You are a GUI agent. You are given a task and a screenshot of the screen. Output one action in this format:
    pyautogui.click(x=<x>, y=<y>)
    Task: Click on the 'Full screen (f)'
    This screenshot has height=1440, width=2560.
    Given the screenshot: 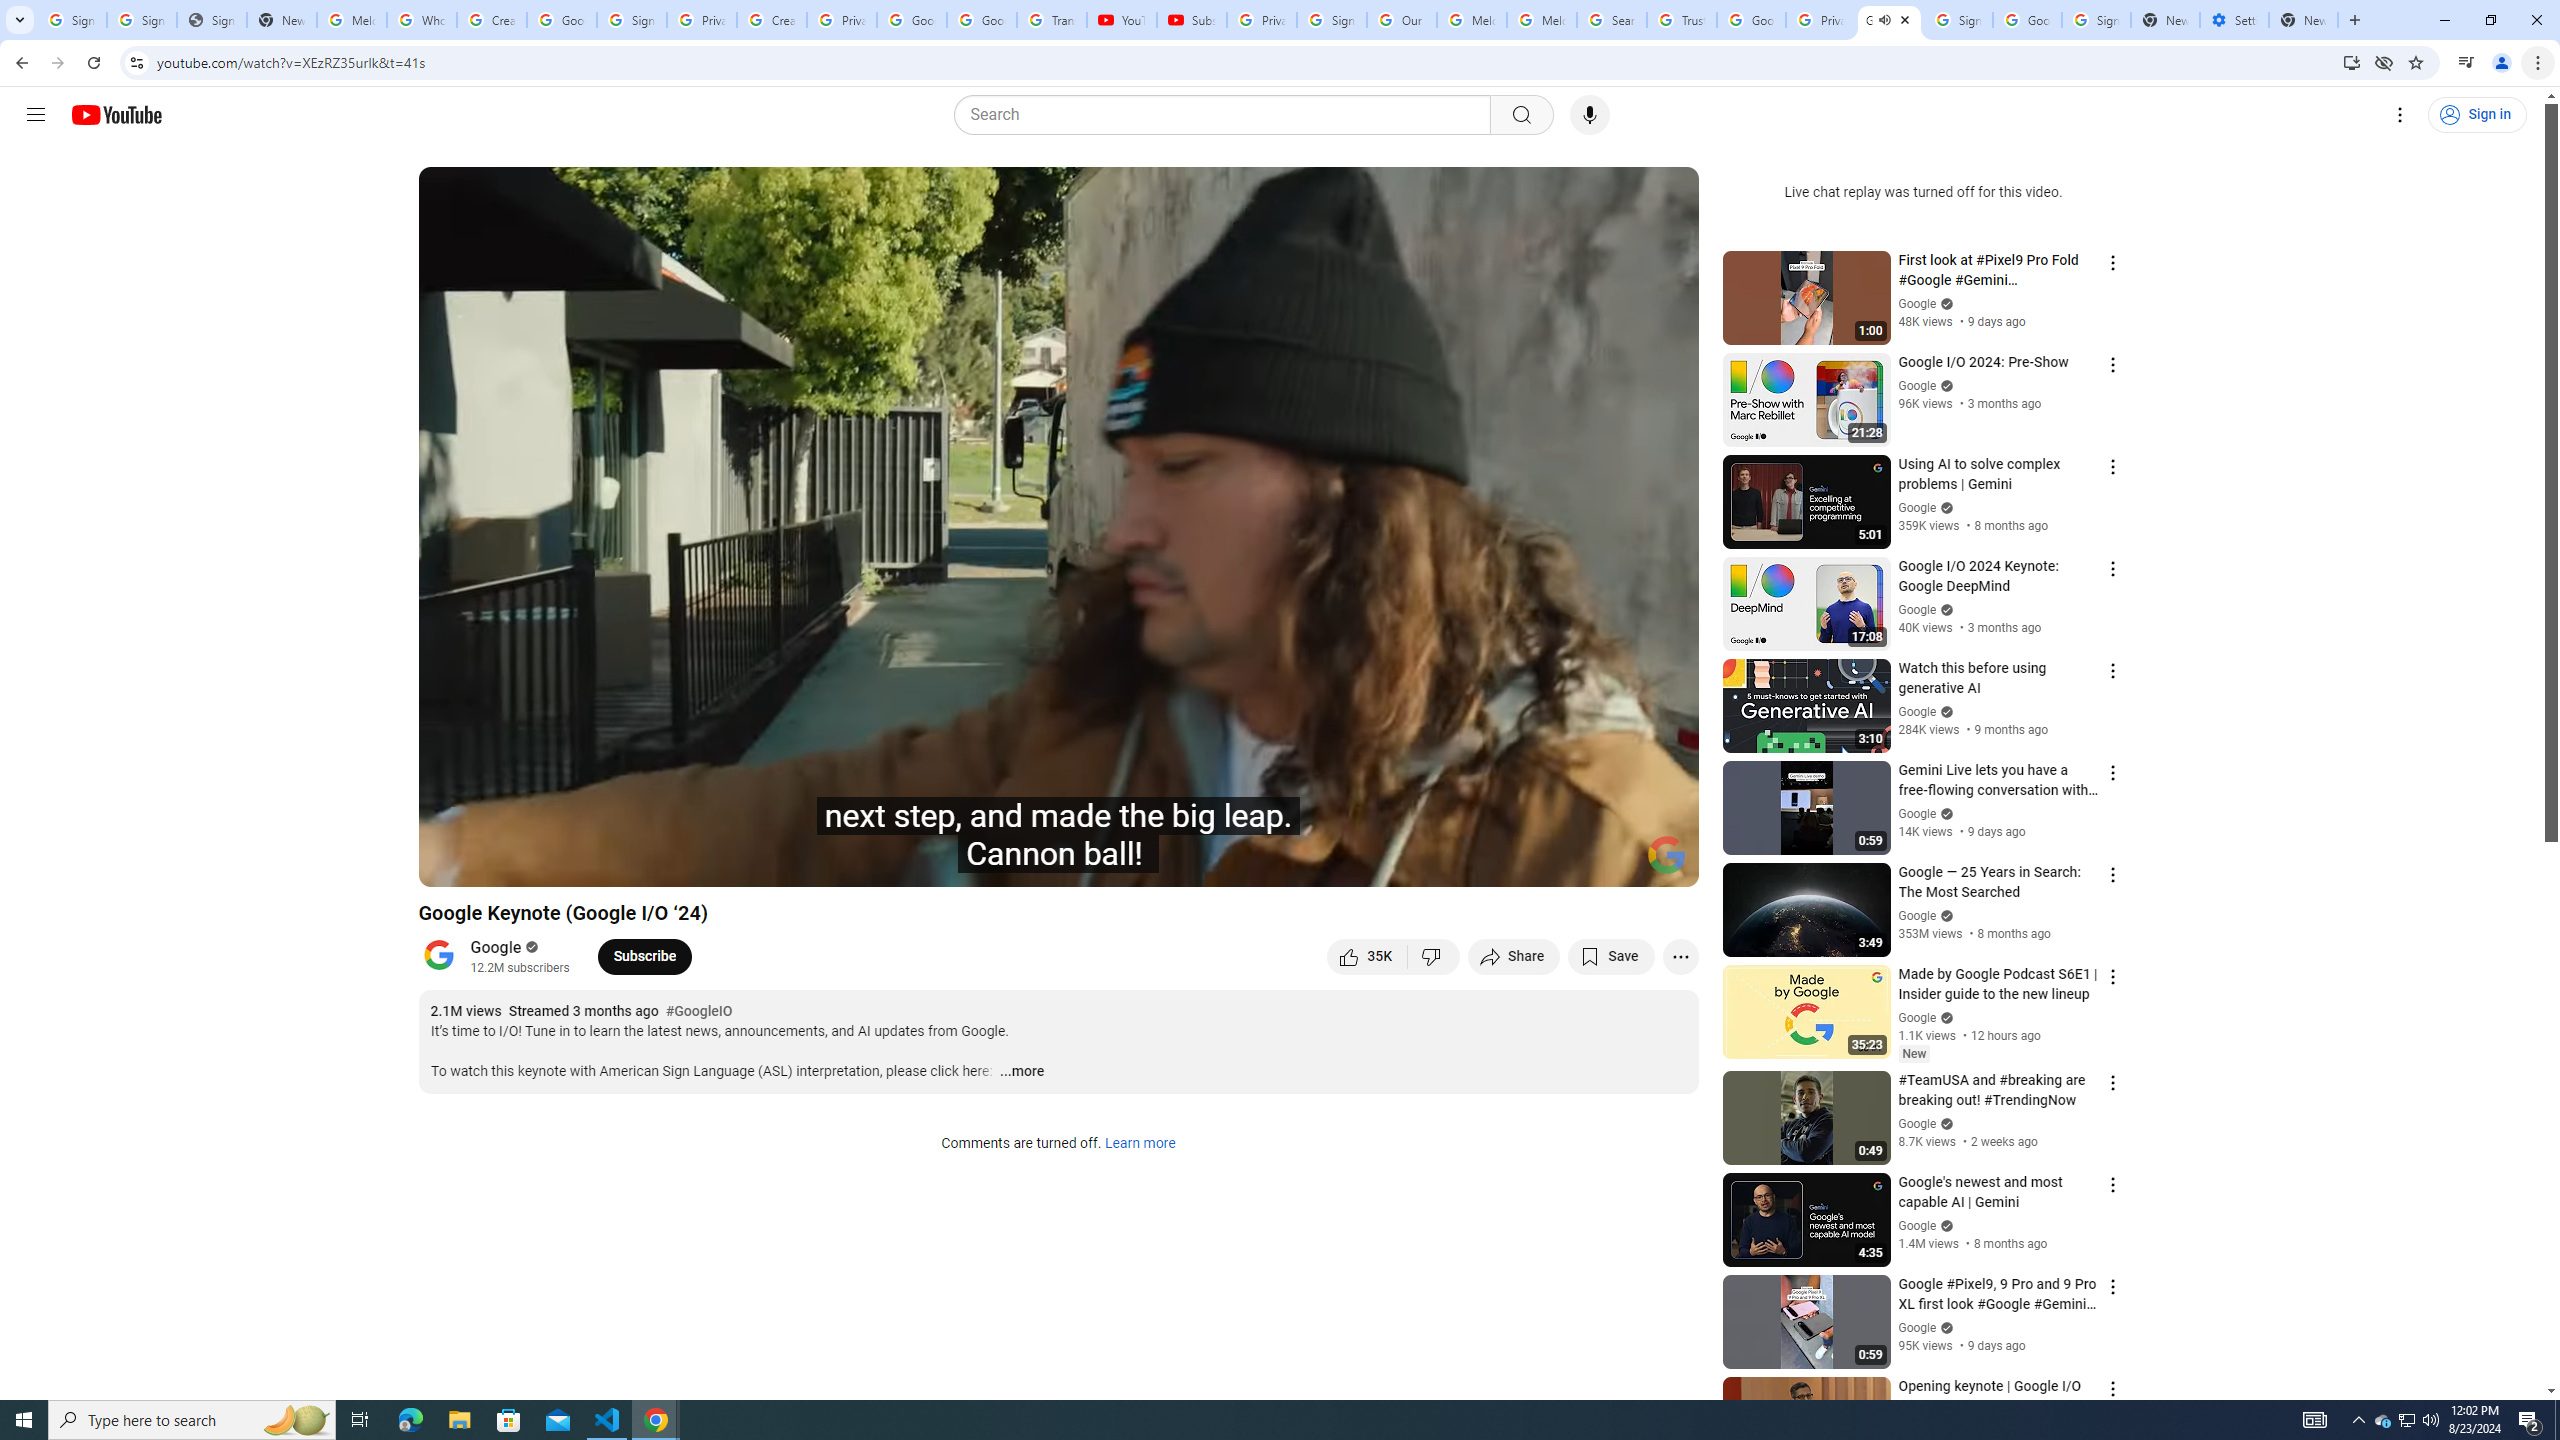 What is the action you would take?
    pyautogui.click(x=1662, y=862)
    